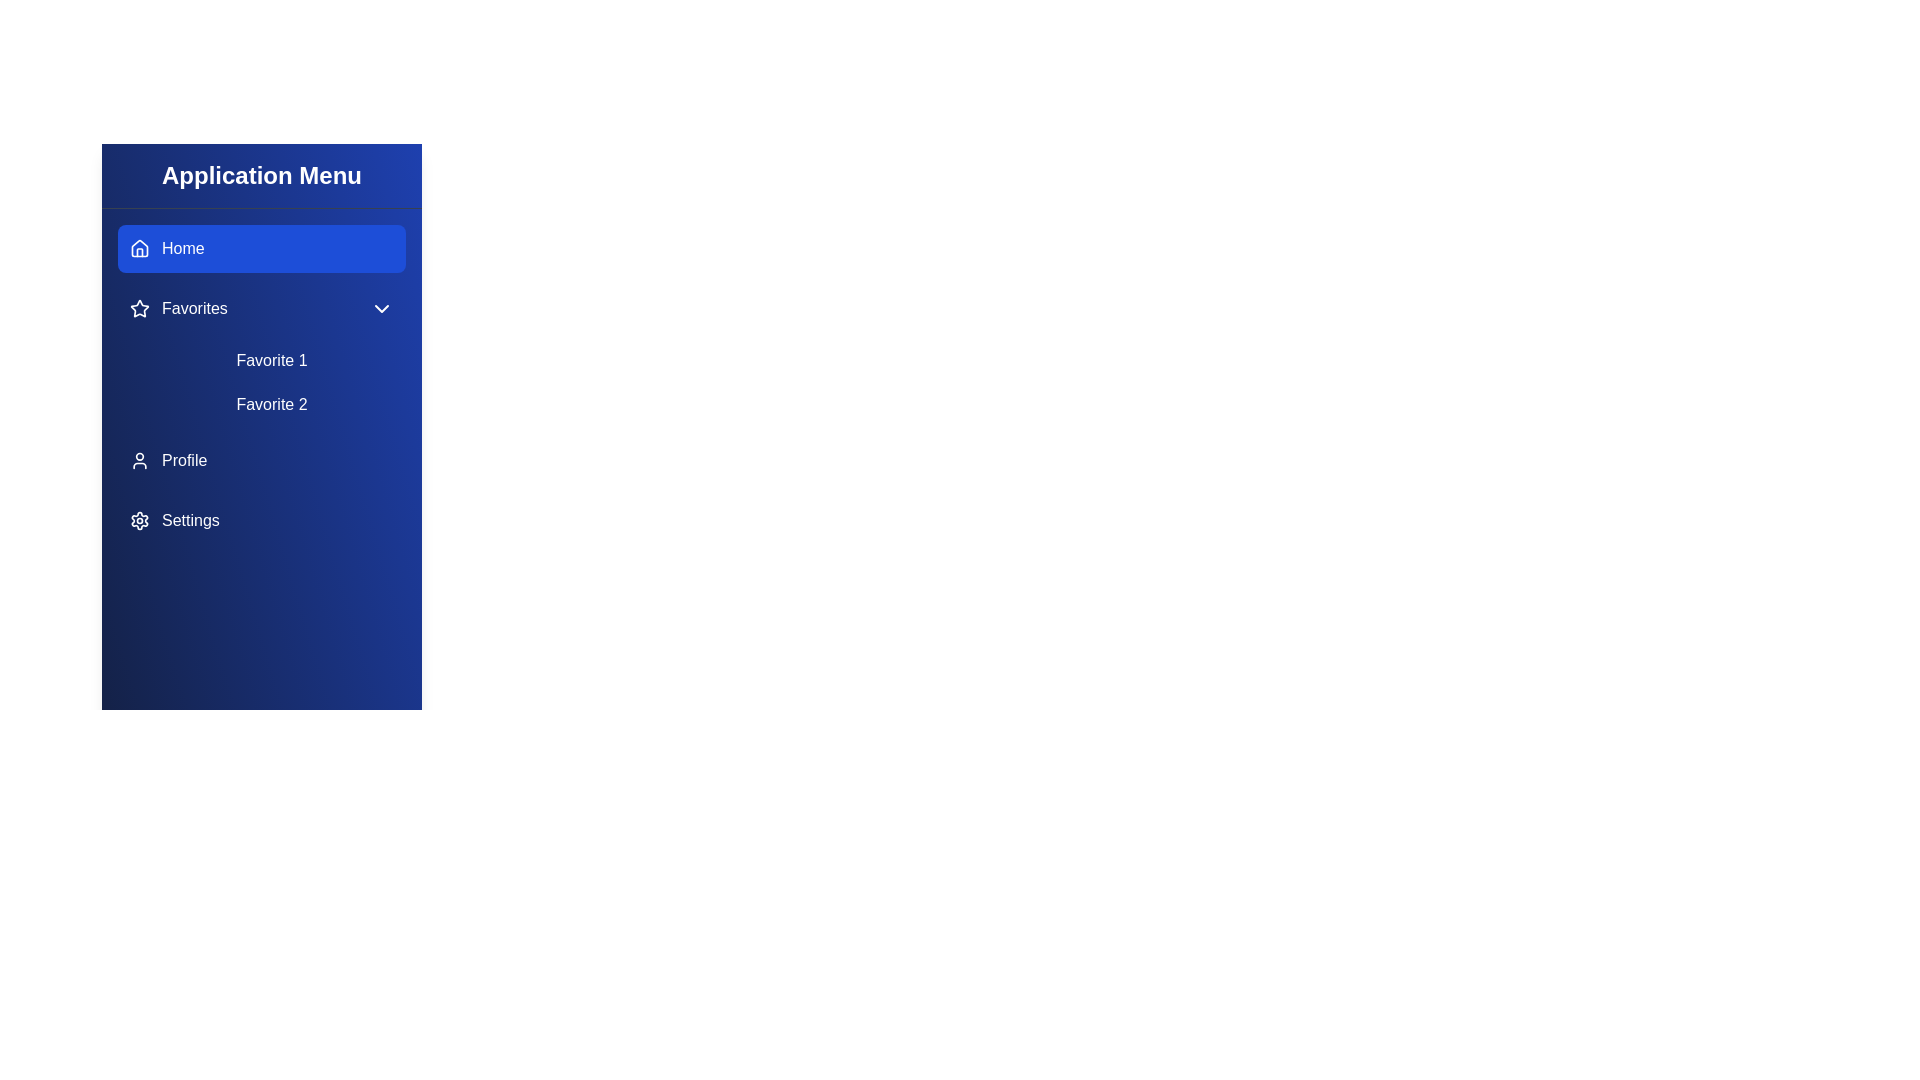  What do you see at coordinates (183, 248) in the screenshot?
I see `the 'Home' text label within the navigation menu button, which is located to the right of the house icon` at bounding box center [183, 248].